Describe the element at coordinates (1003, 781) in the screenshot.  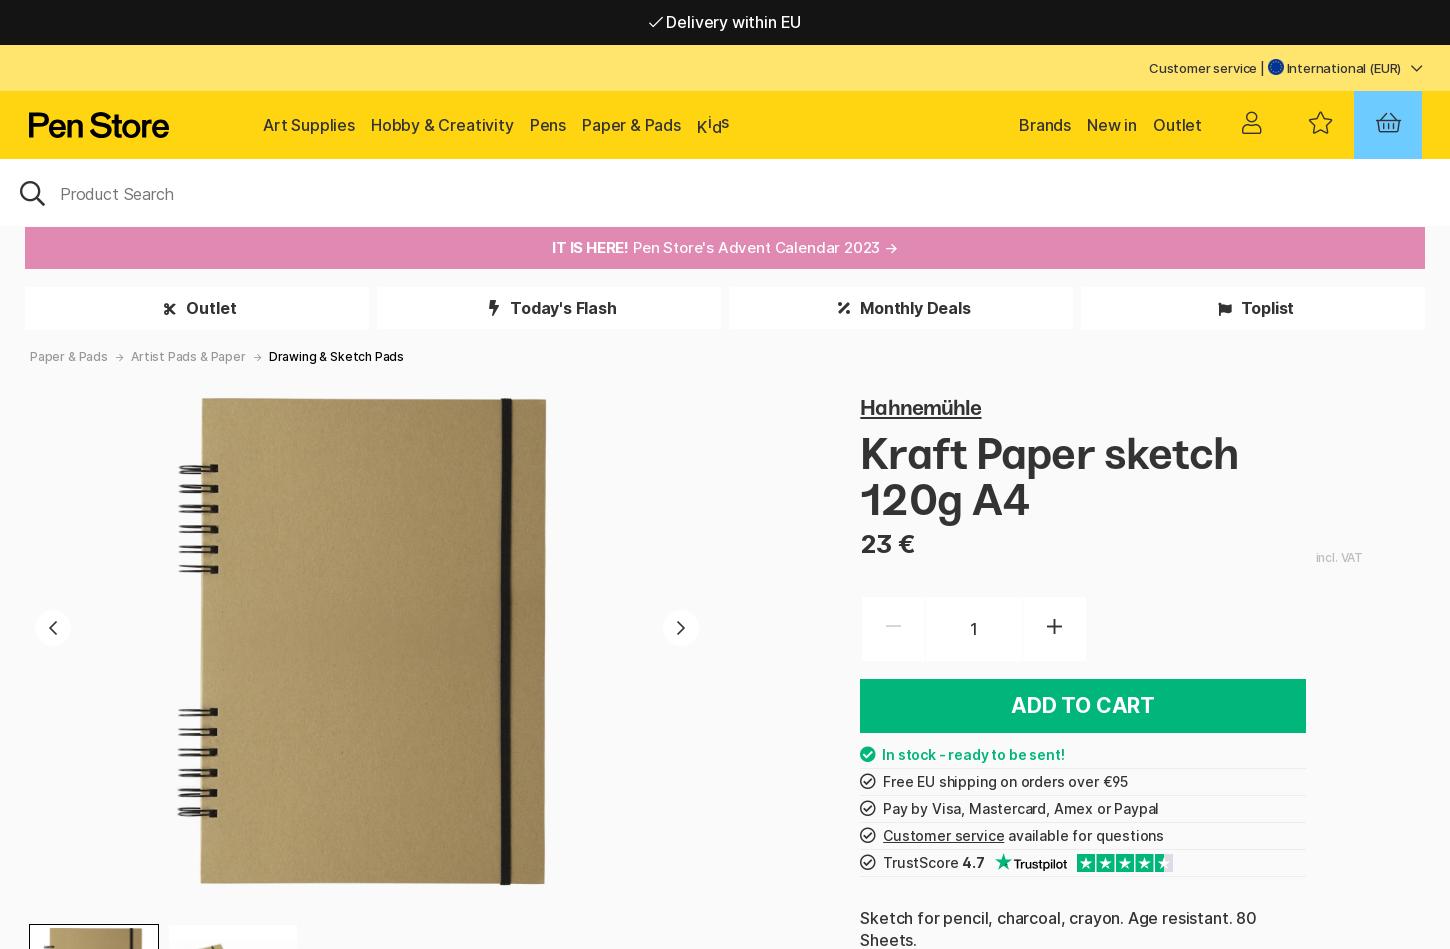
I see `'Free EU shipping on orders over €95'` at that location.